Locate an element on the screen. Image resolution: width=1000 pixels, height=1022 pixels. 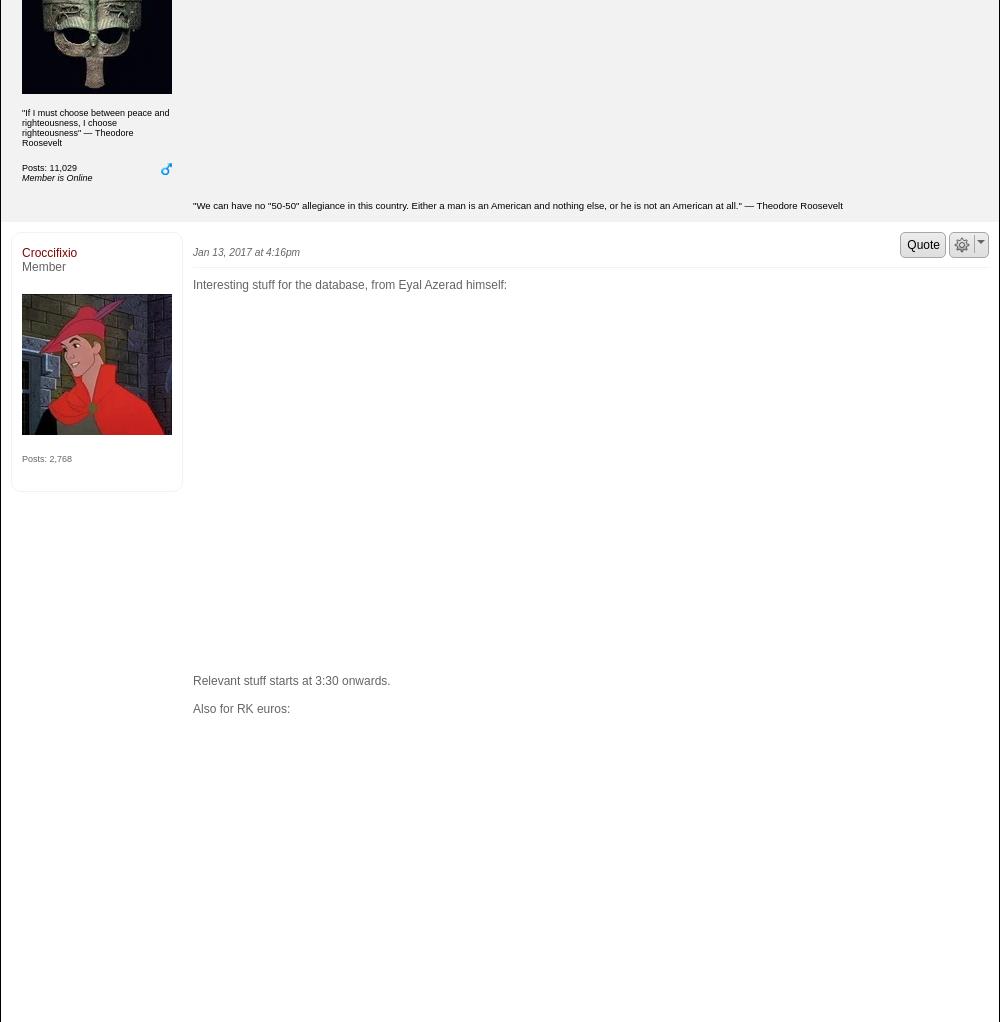
'Posts: 11,029' is located at coordinates (49, 165).